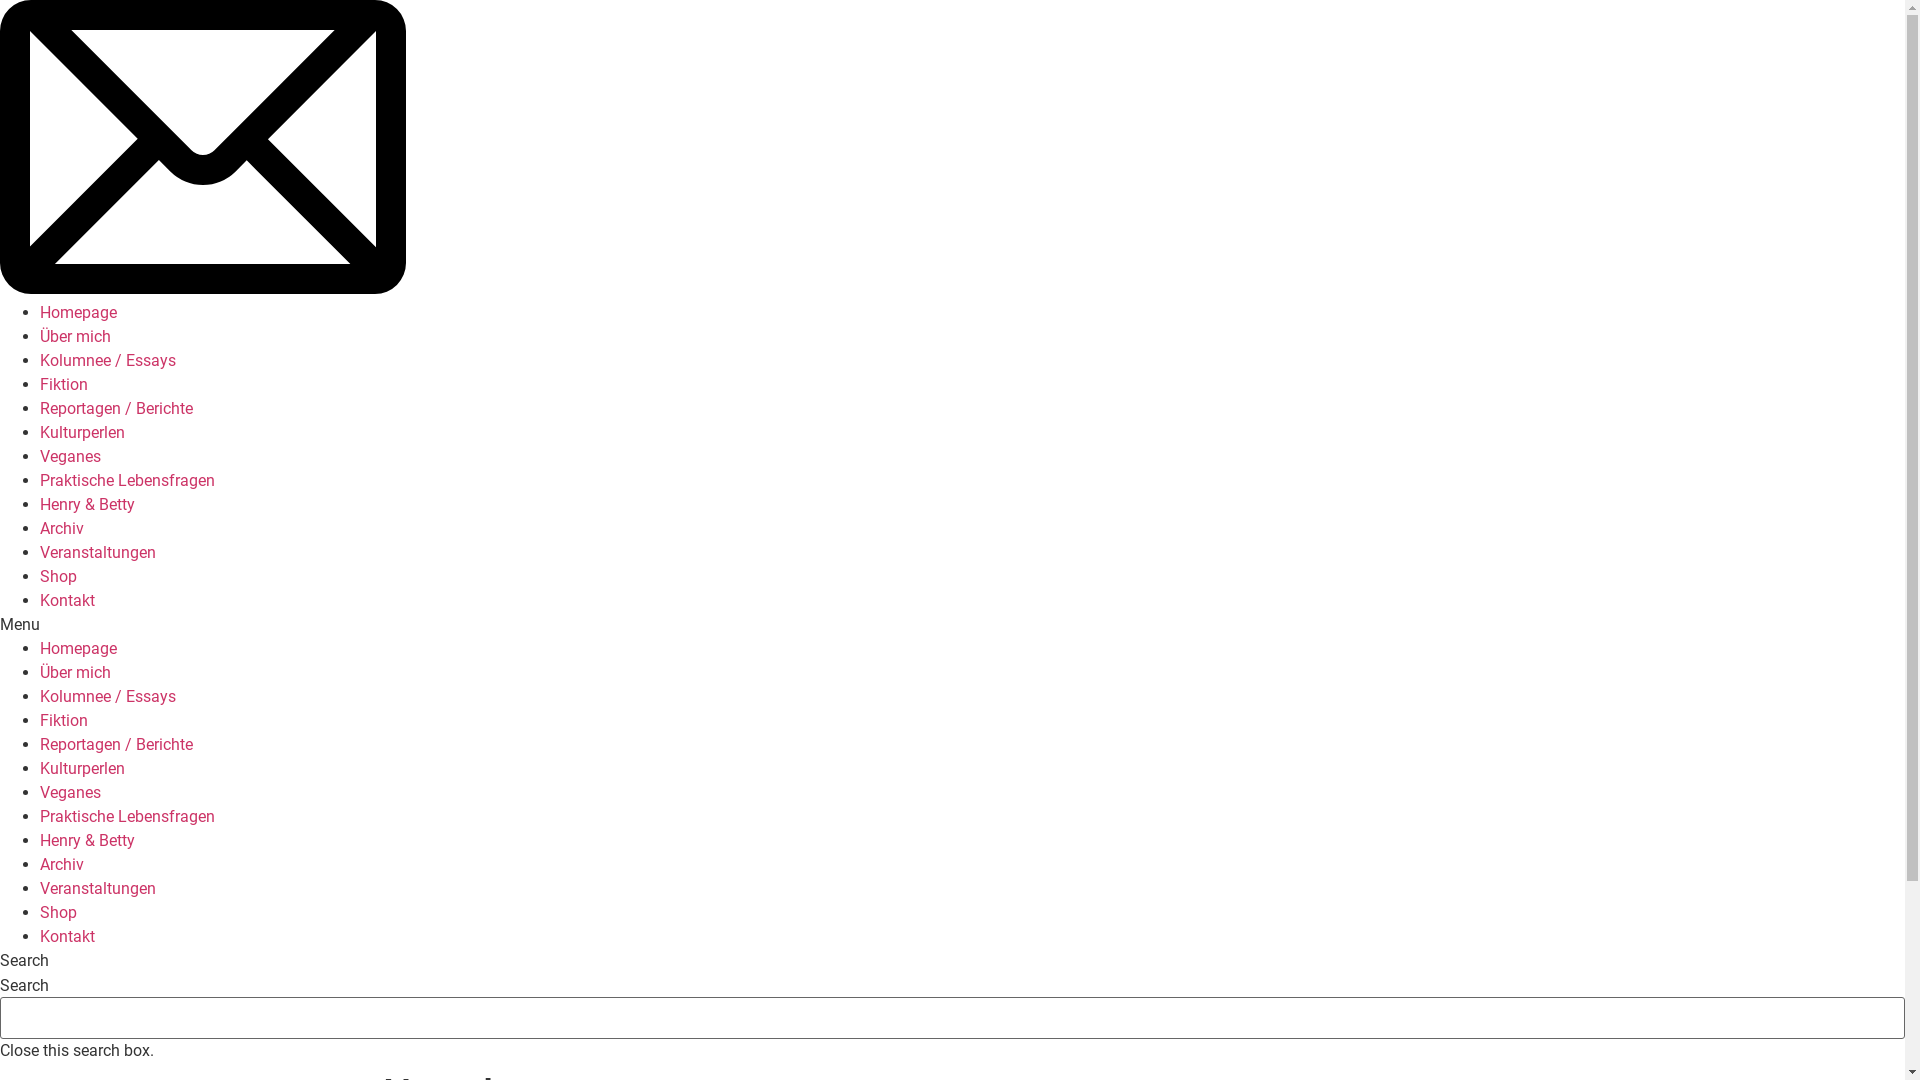 The image size is (1920, 1080). Describe the element at coordinates (63, 384) in the screenshot. I see `'Fiktion'` at that location.